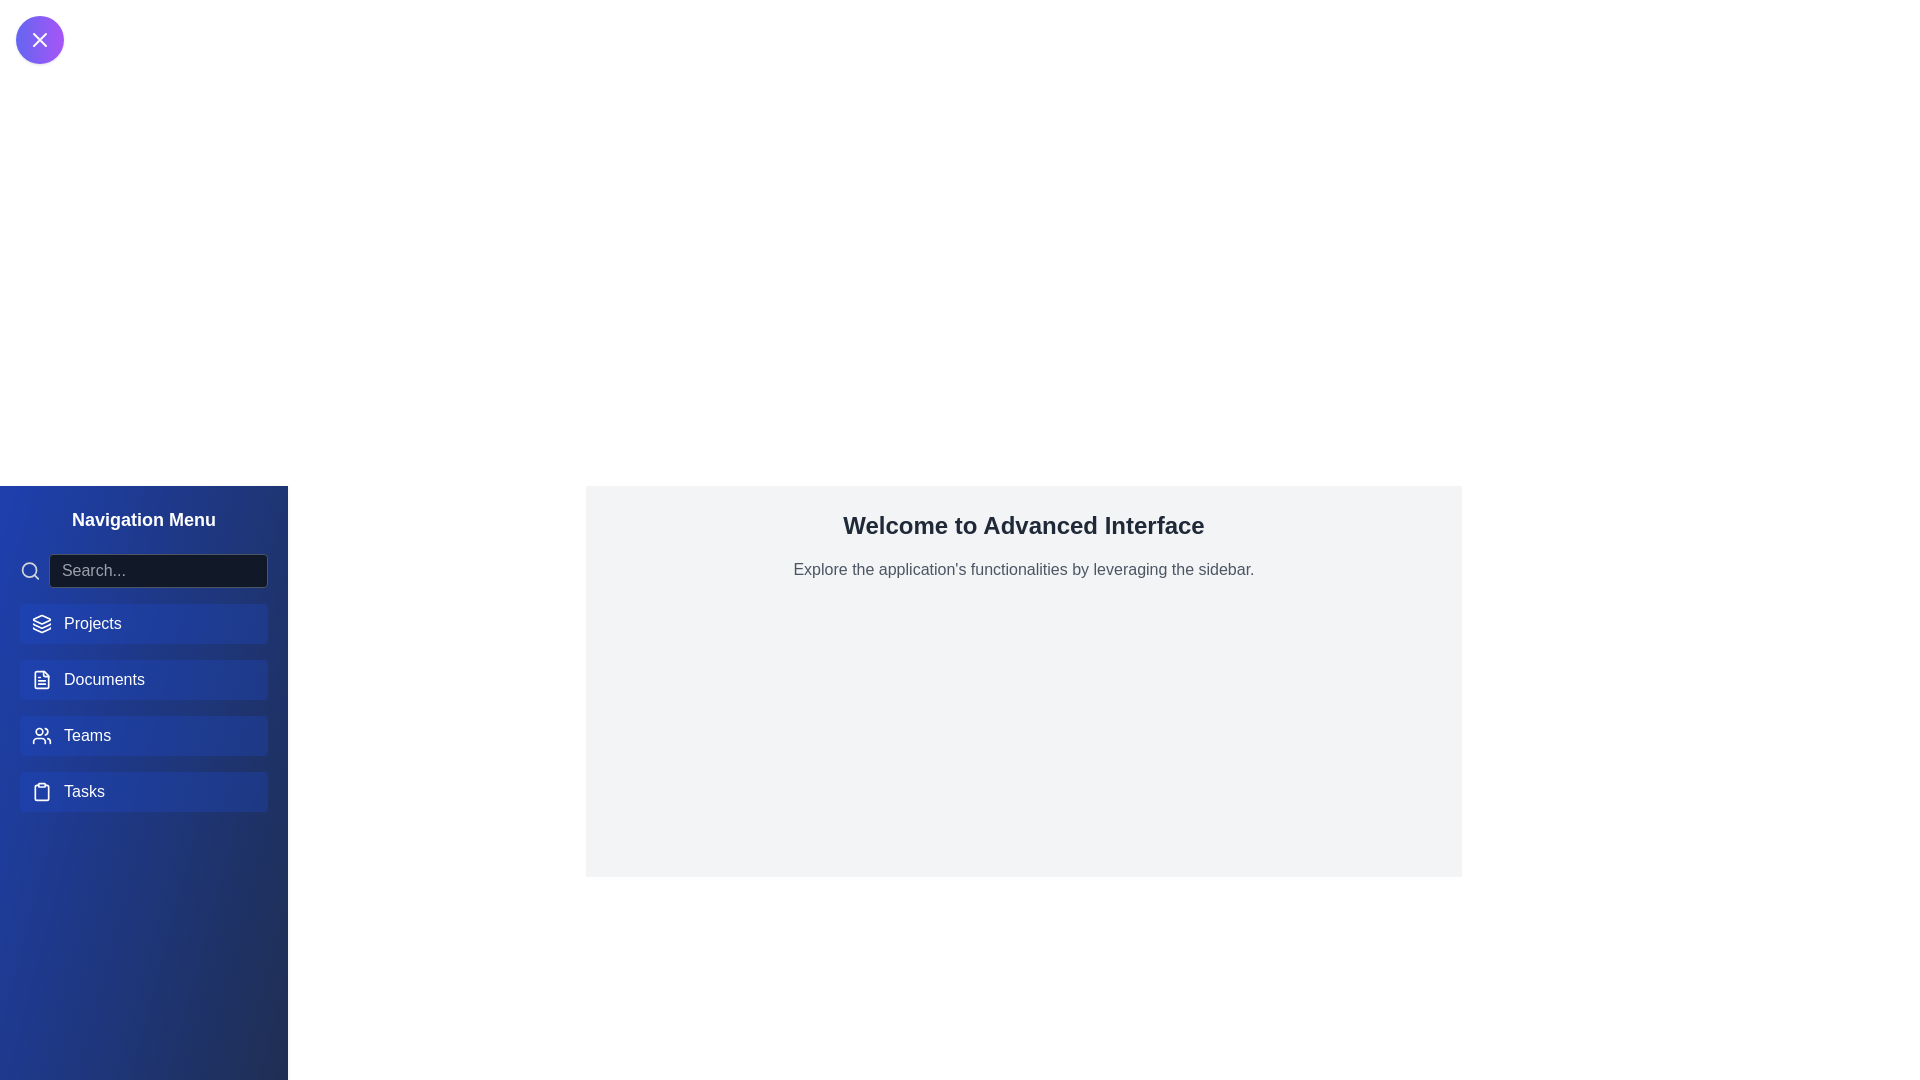 The height and width of the screenshot is (1080, 1920). I want to click on the navigation menu item Documents, so click(143, 678).